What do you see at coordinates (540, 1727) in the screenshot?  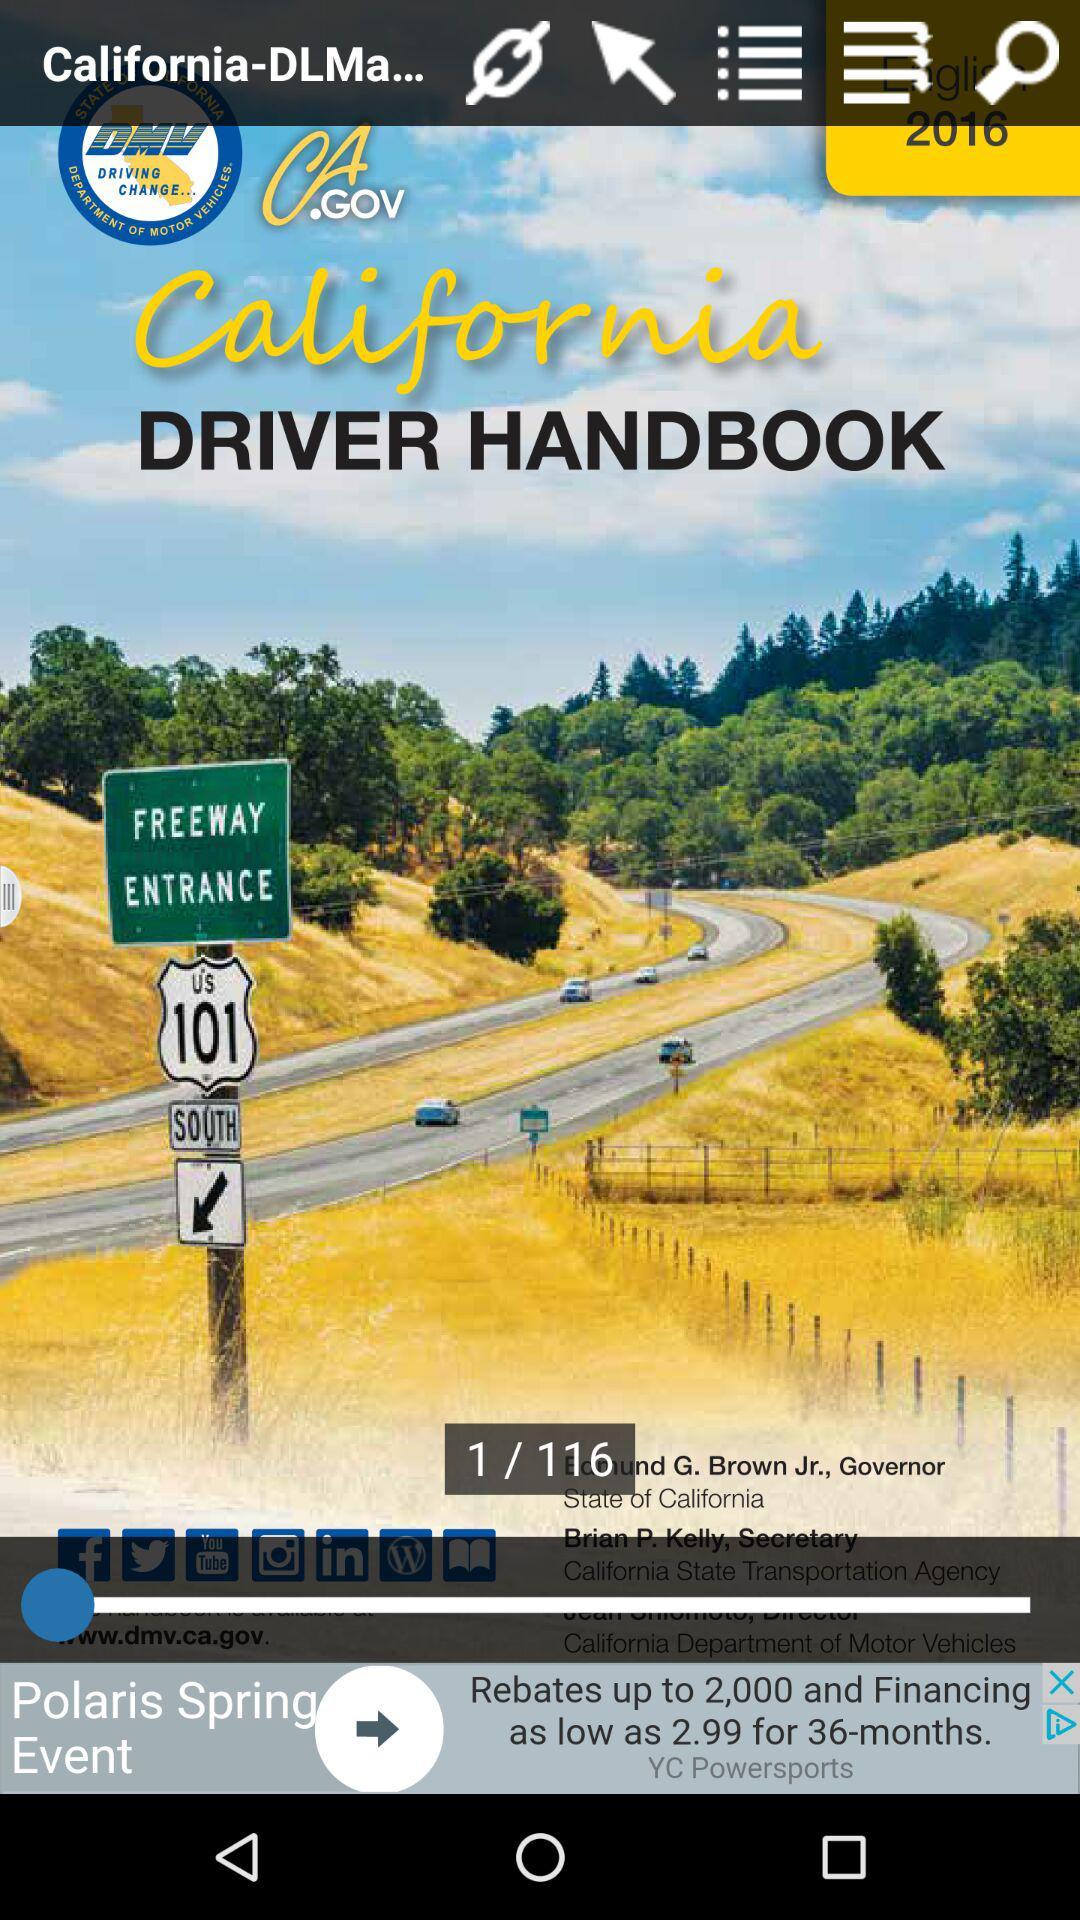 I see `visit this advertiser page` at bounding box center [540, 1727].